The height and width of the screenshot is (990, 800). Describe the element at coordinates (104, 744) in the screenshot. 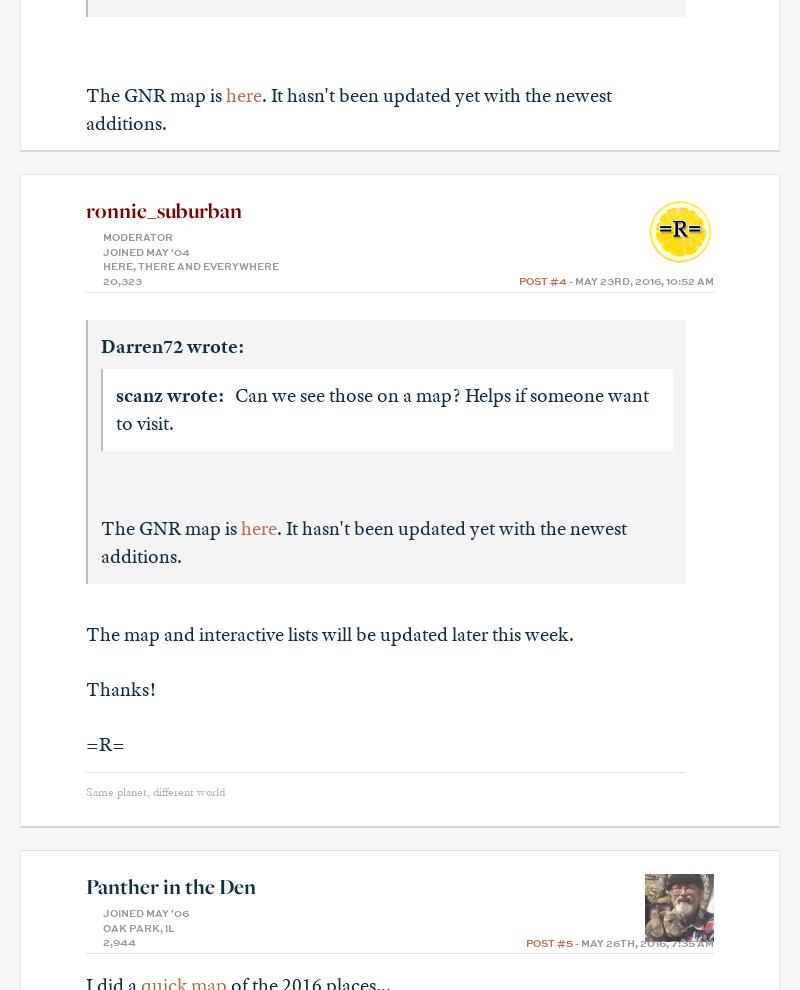

I see `'=R='` at that location.